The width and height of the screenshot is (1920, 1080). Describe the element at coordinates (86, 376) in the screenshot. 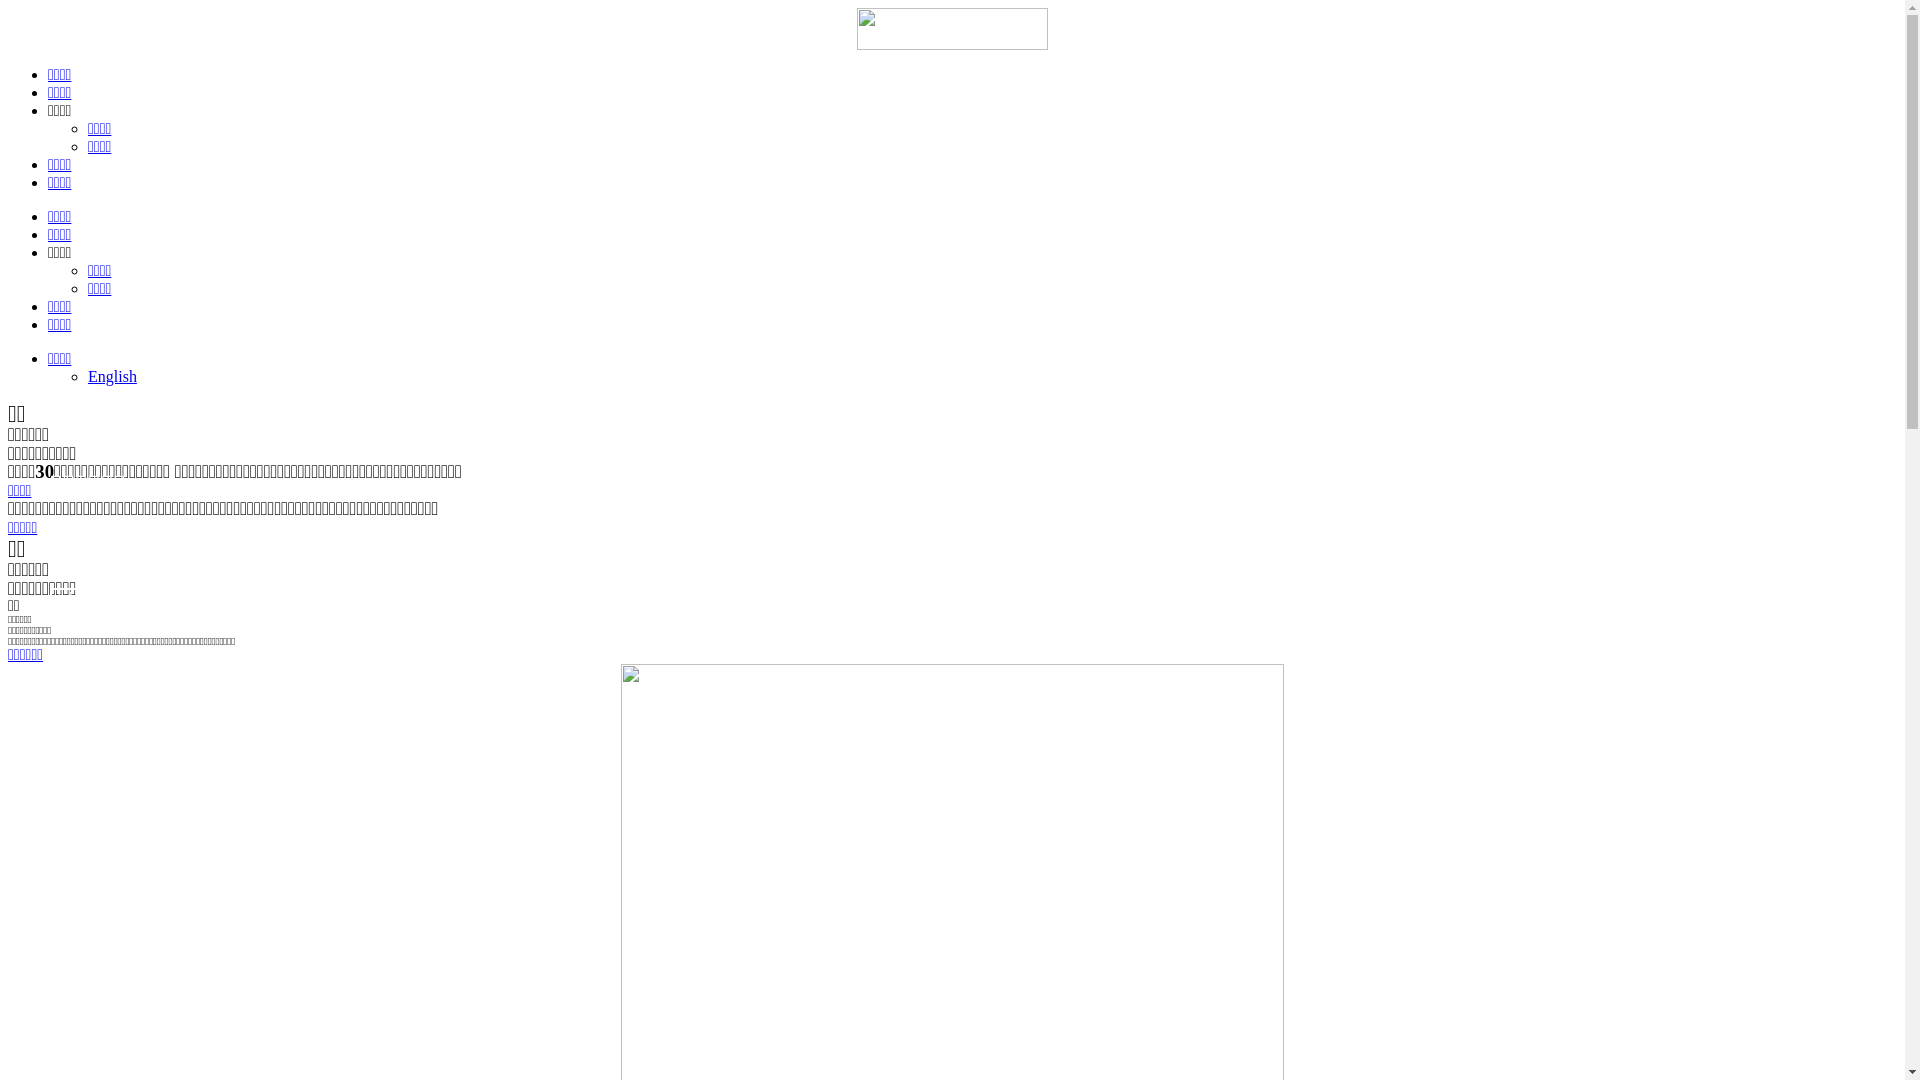

I see `'English'` at that location.